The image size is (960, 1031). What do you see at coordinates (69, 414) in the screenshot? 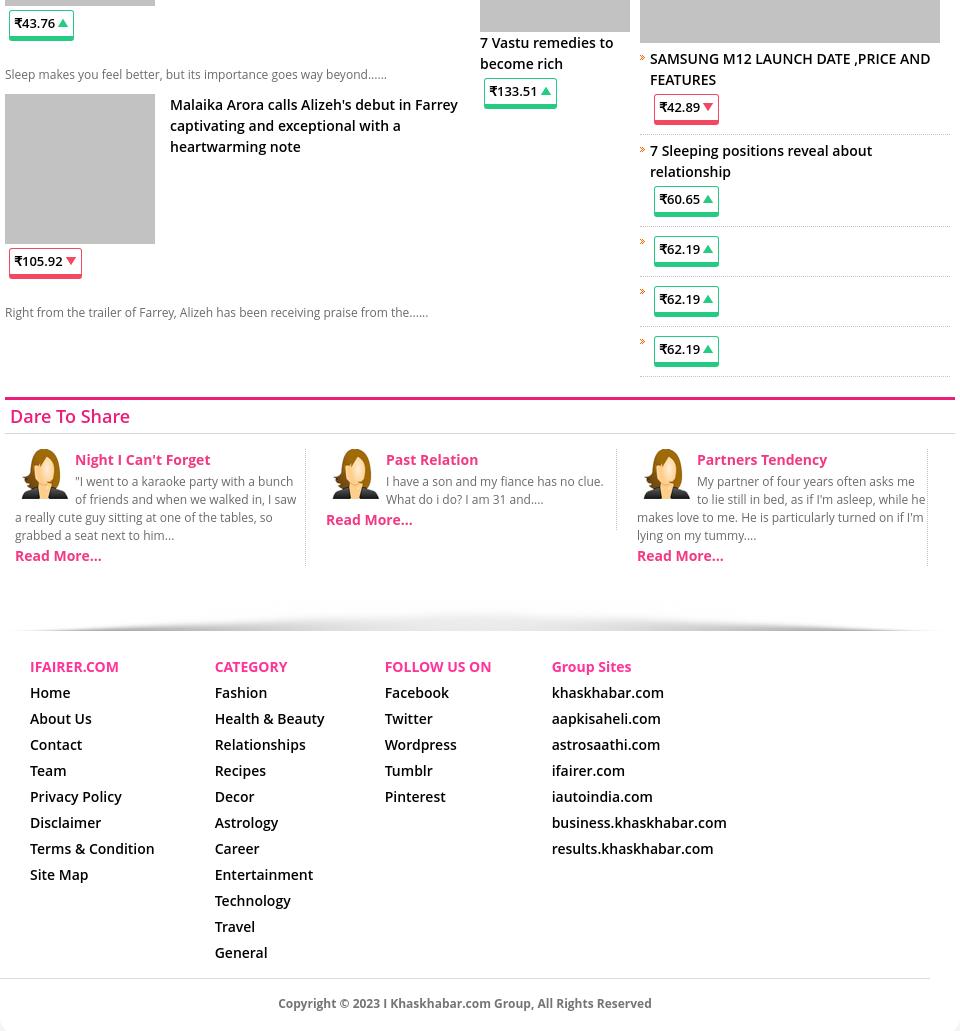
I see `'Dare To Share'` at bounding box center [69, 414].